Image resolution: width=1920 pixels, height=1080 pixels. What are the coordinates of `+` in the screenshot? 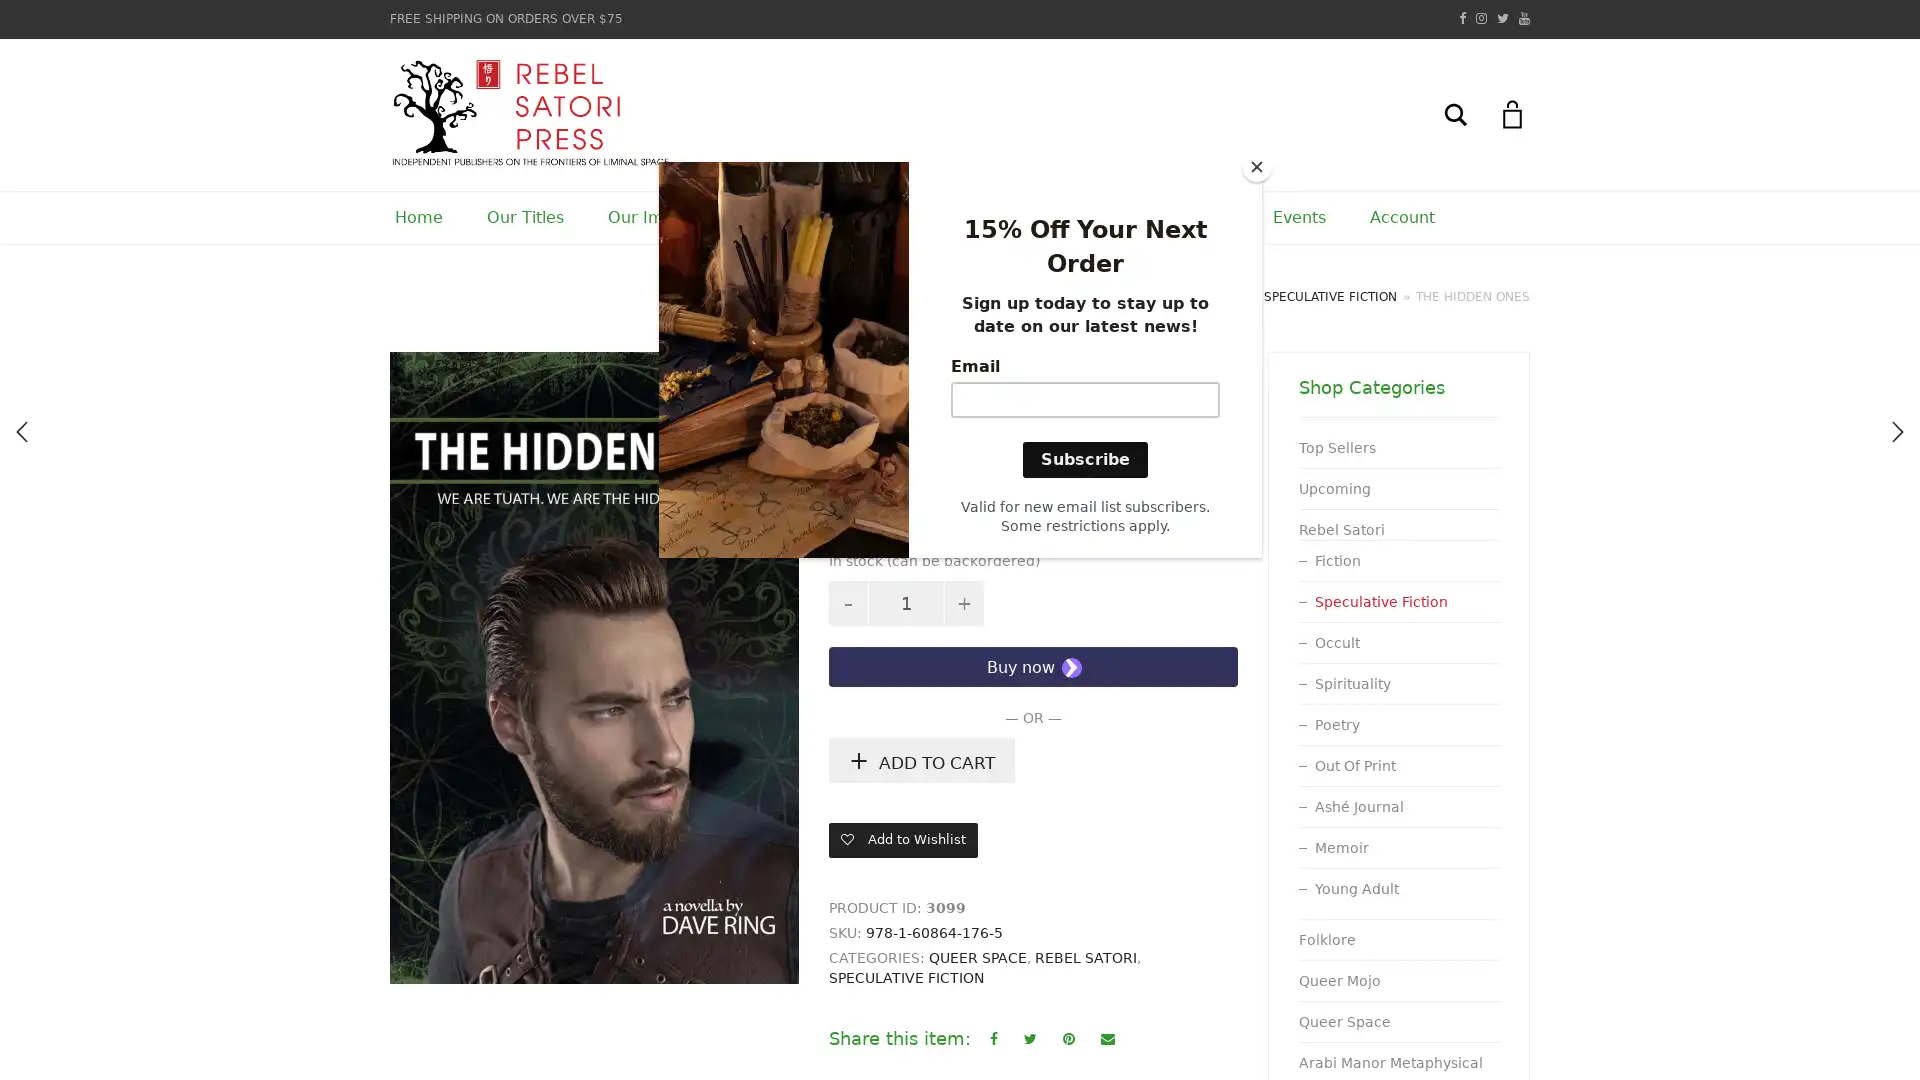 It's located at (964, 602).